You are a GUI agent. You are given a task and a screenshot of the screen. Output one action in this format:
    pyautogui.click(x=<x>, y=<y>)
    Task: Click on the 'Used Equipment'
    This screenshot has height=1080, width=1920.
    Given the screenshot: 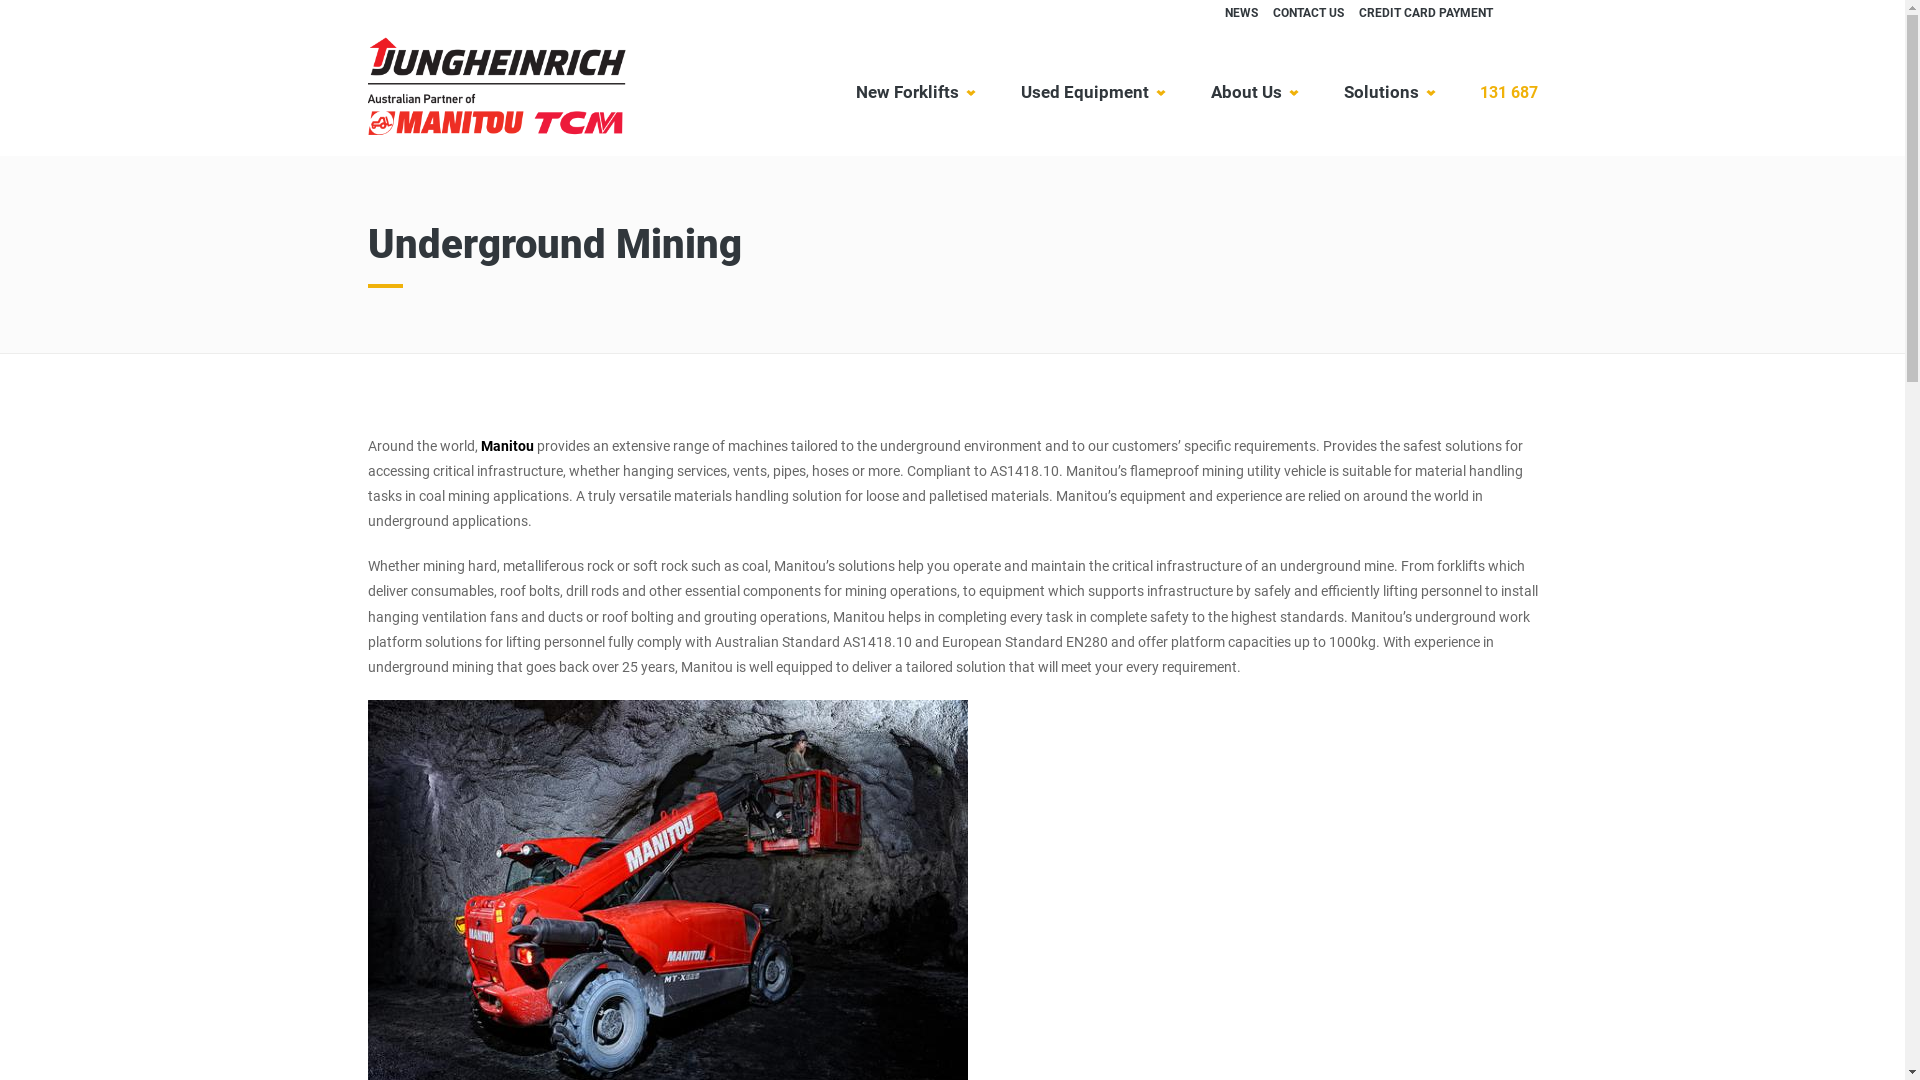 What is the action you would take?
    pyautogui.click(x=1019, y=92)
    